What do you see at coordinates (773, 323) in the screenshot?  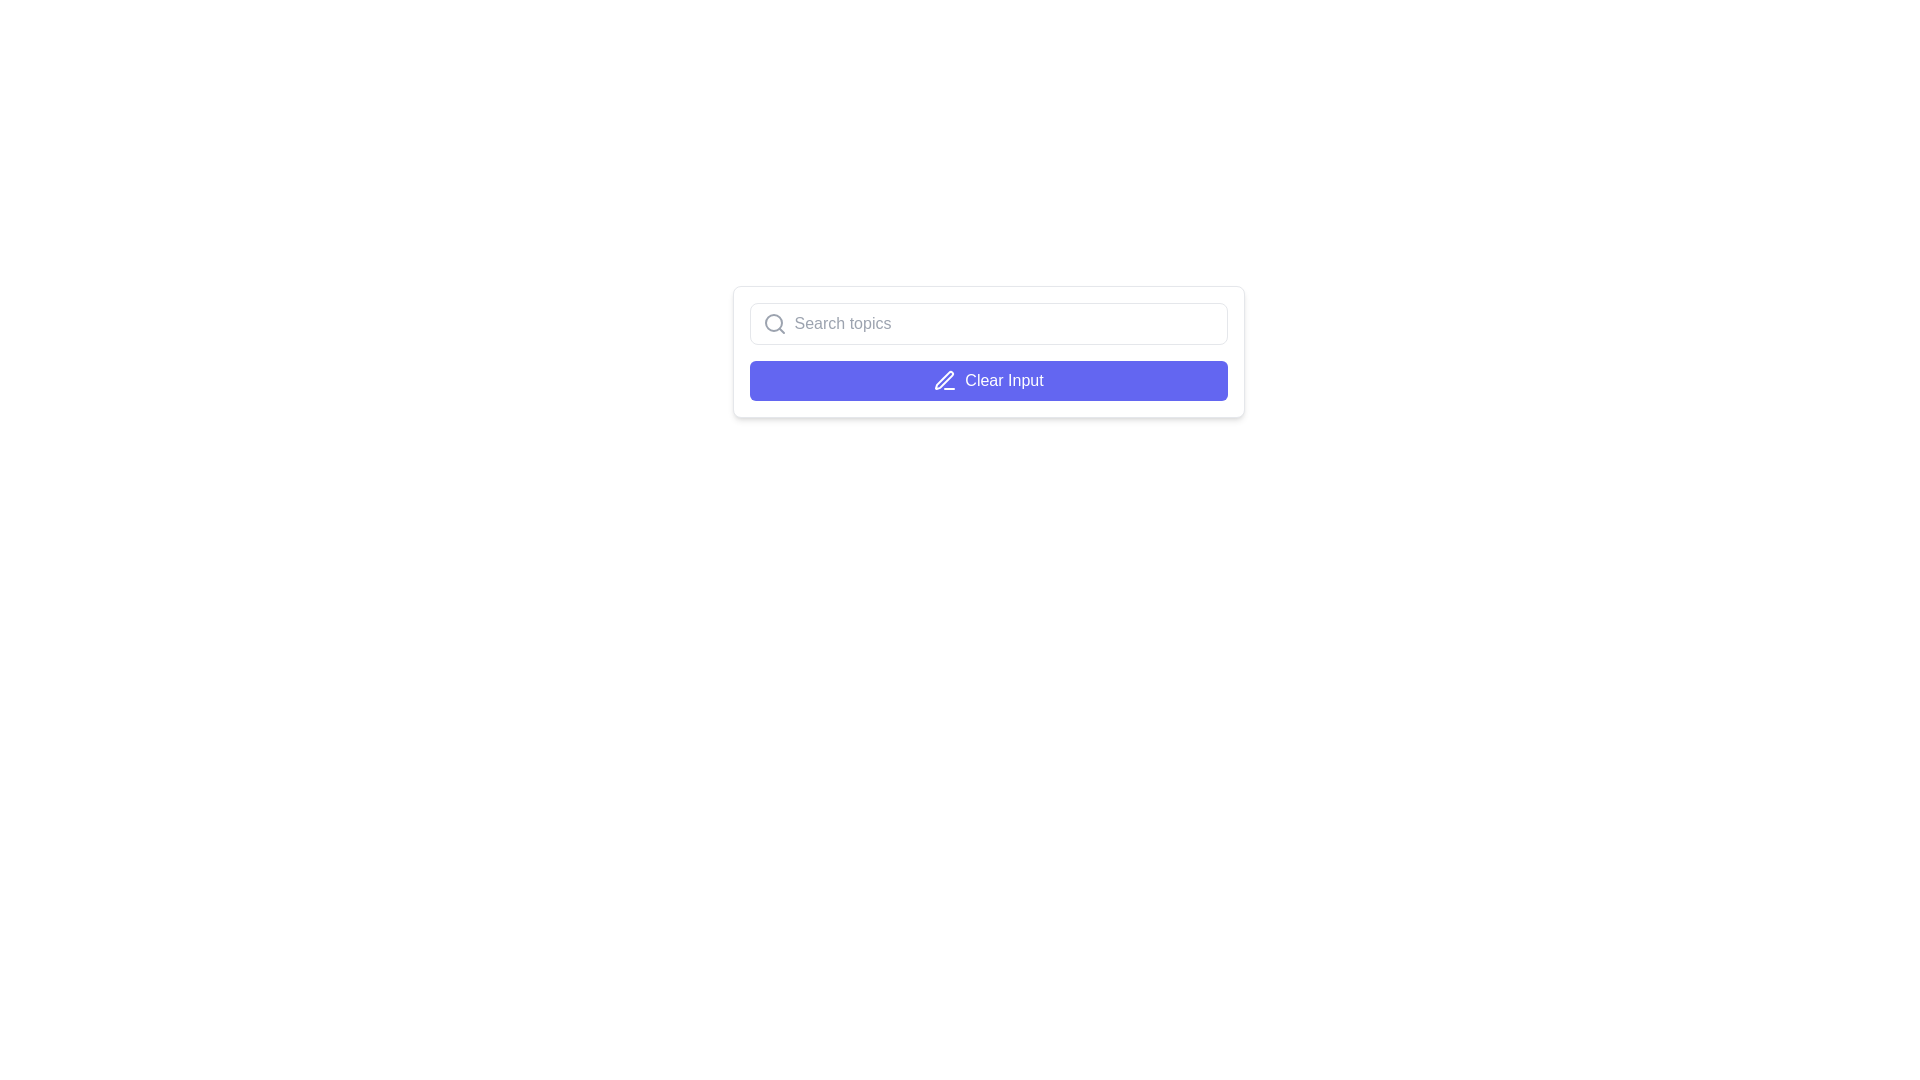 I see `the search icon, which is a gray magnifying glass with a circular lens and a diagonal handle, located at the leftmost side of the search input field` at bounding box center [773, 323].